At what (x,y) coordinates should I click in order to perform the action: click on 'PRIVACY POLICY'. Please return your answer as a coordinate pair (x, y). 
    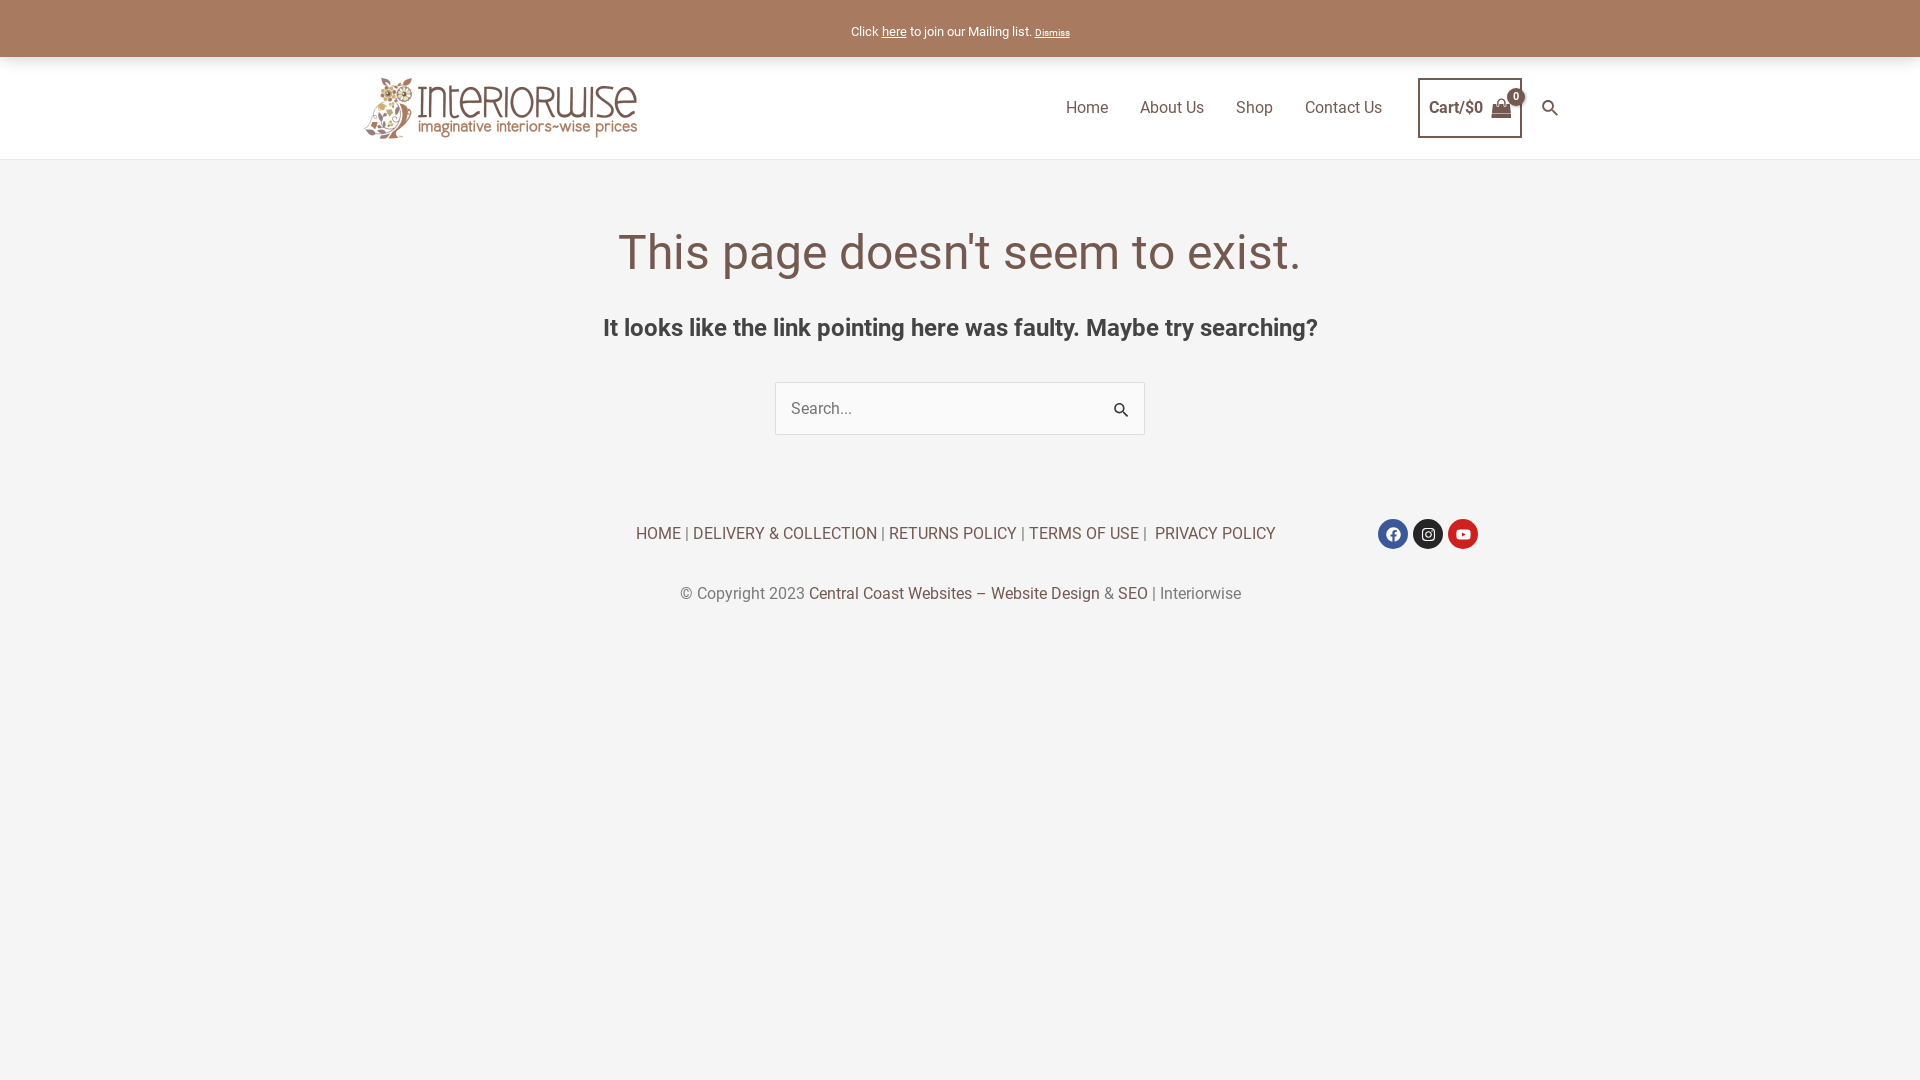
    Looking at the image, I should click on (1155, 532).